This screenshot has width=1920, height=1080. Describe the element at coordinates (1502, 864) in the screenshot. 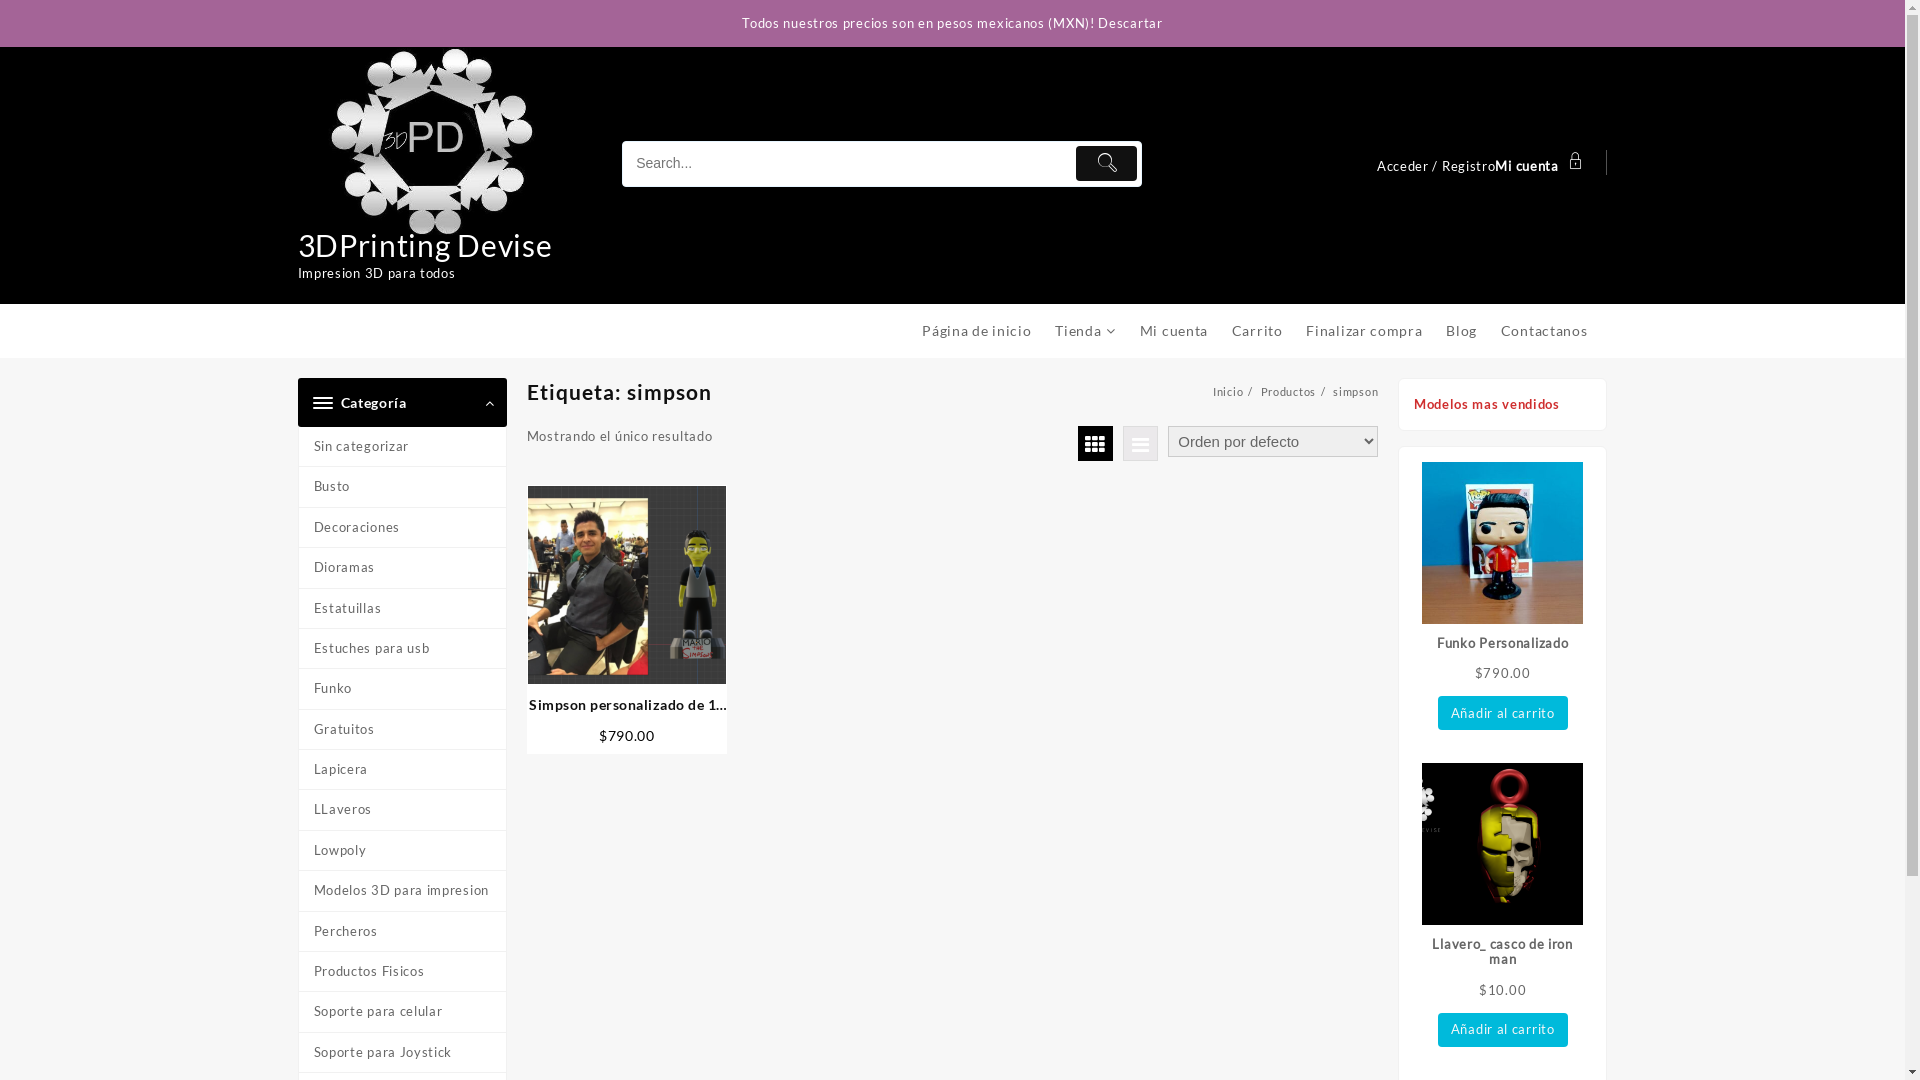

I see `'Llavero_ casco de iron man'` at that location.